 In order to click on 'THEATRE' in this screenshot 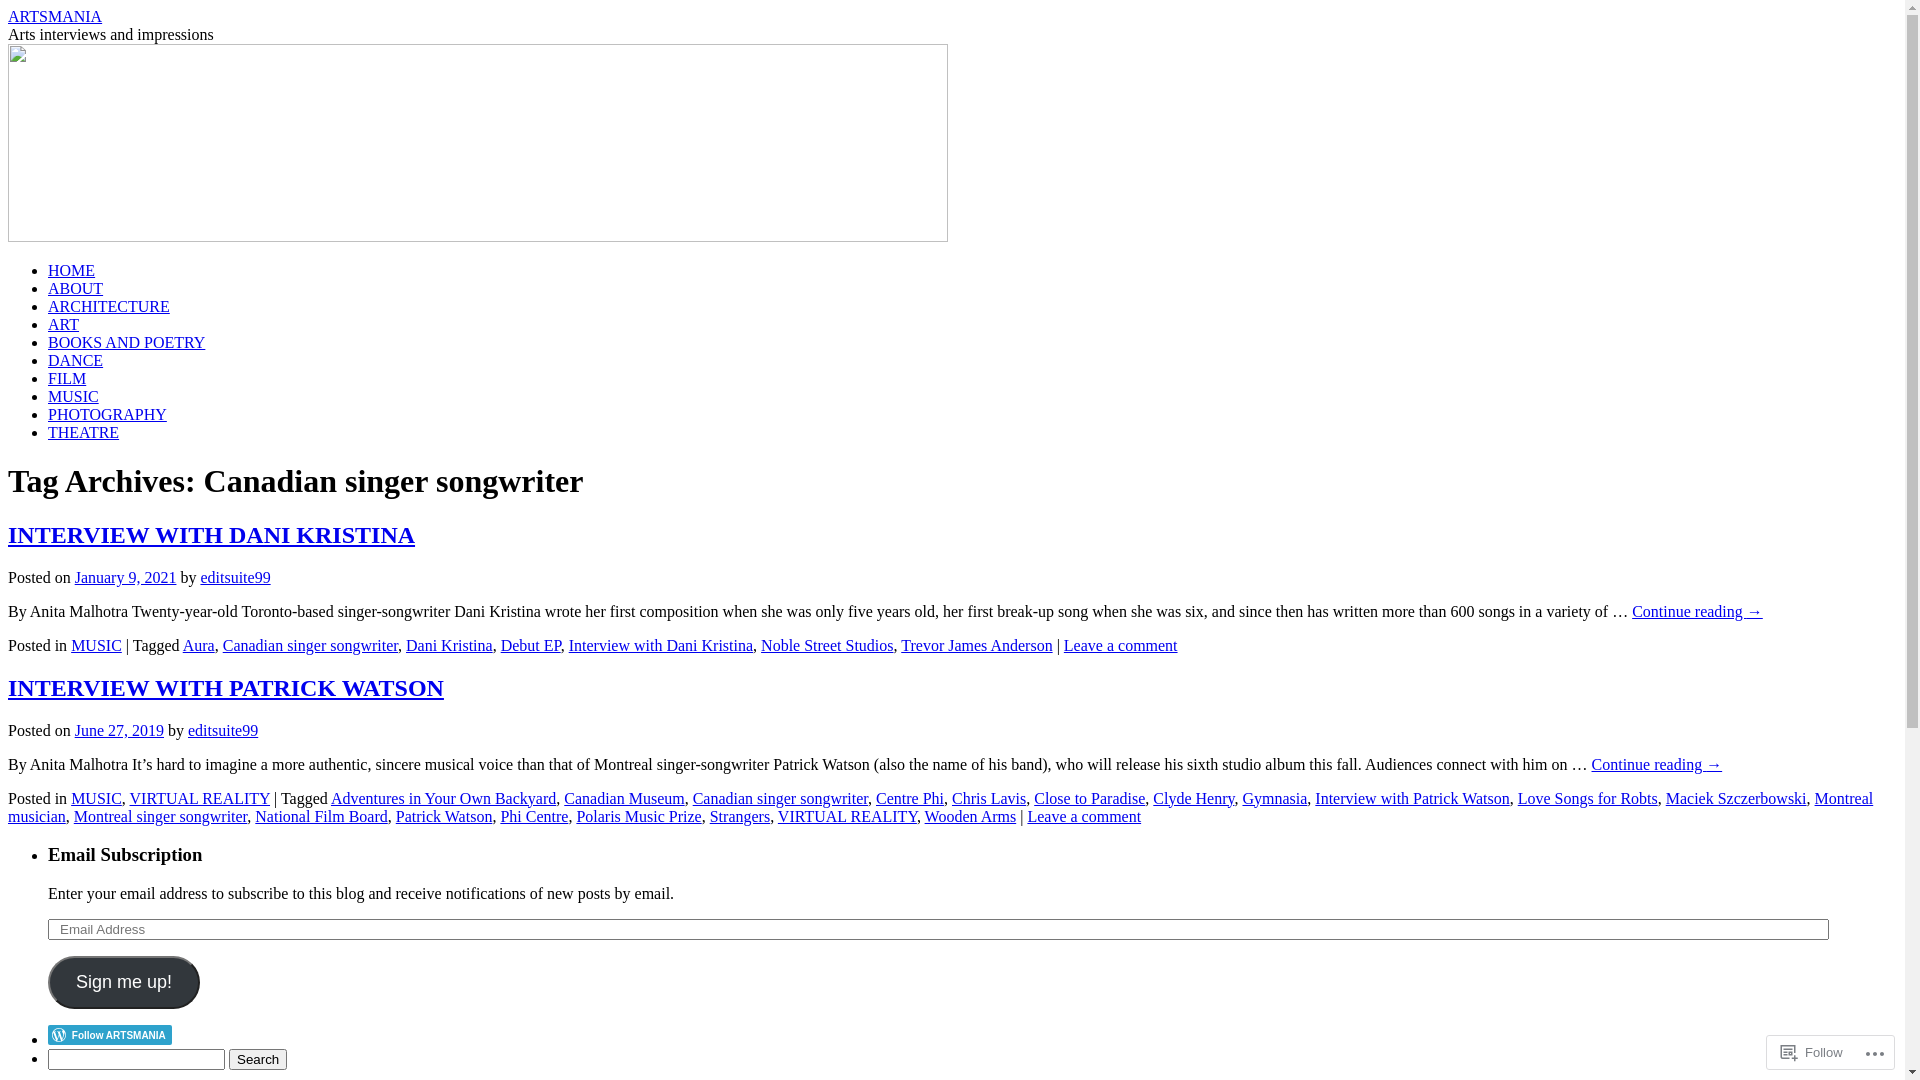, I will do `click(48, 431)`.